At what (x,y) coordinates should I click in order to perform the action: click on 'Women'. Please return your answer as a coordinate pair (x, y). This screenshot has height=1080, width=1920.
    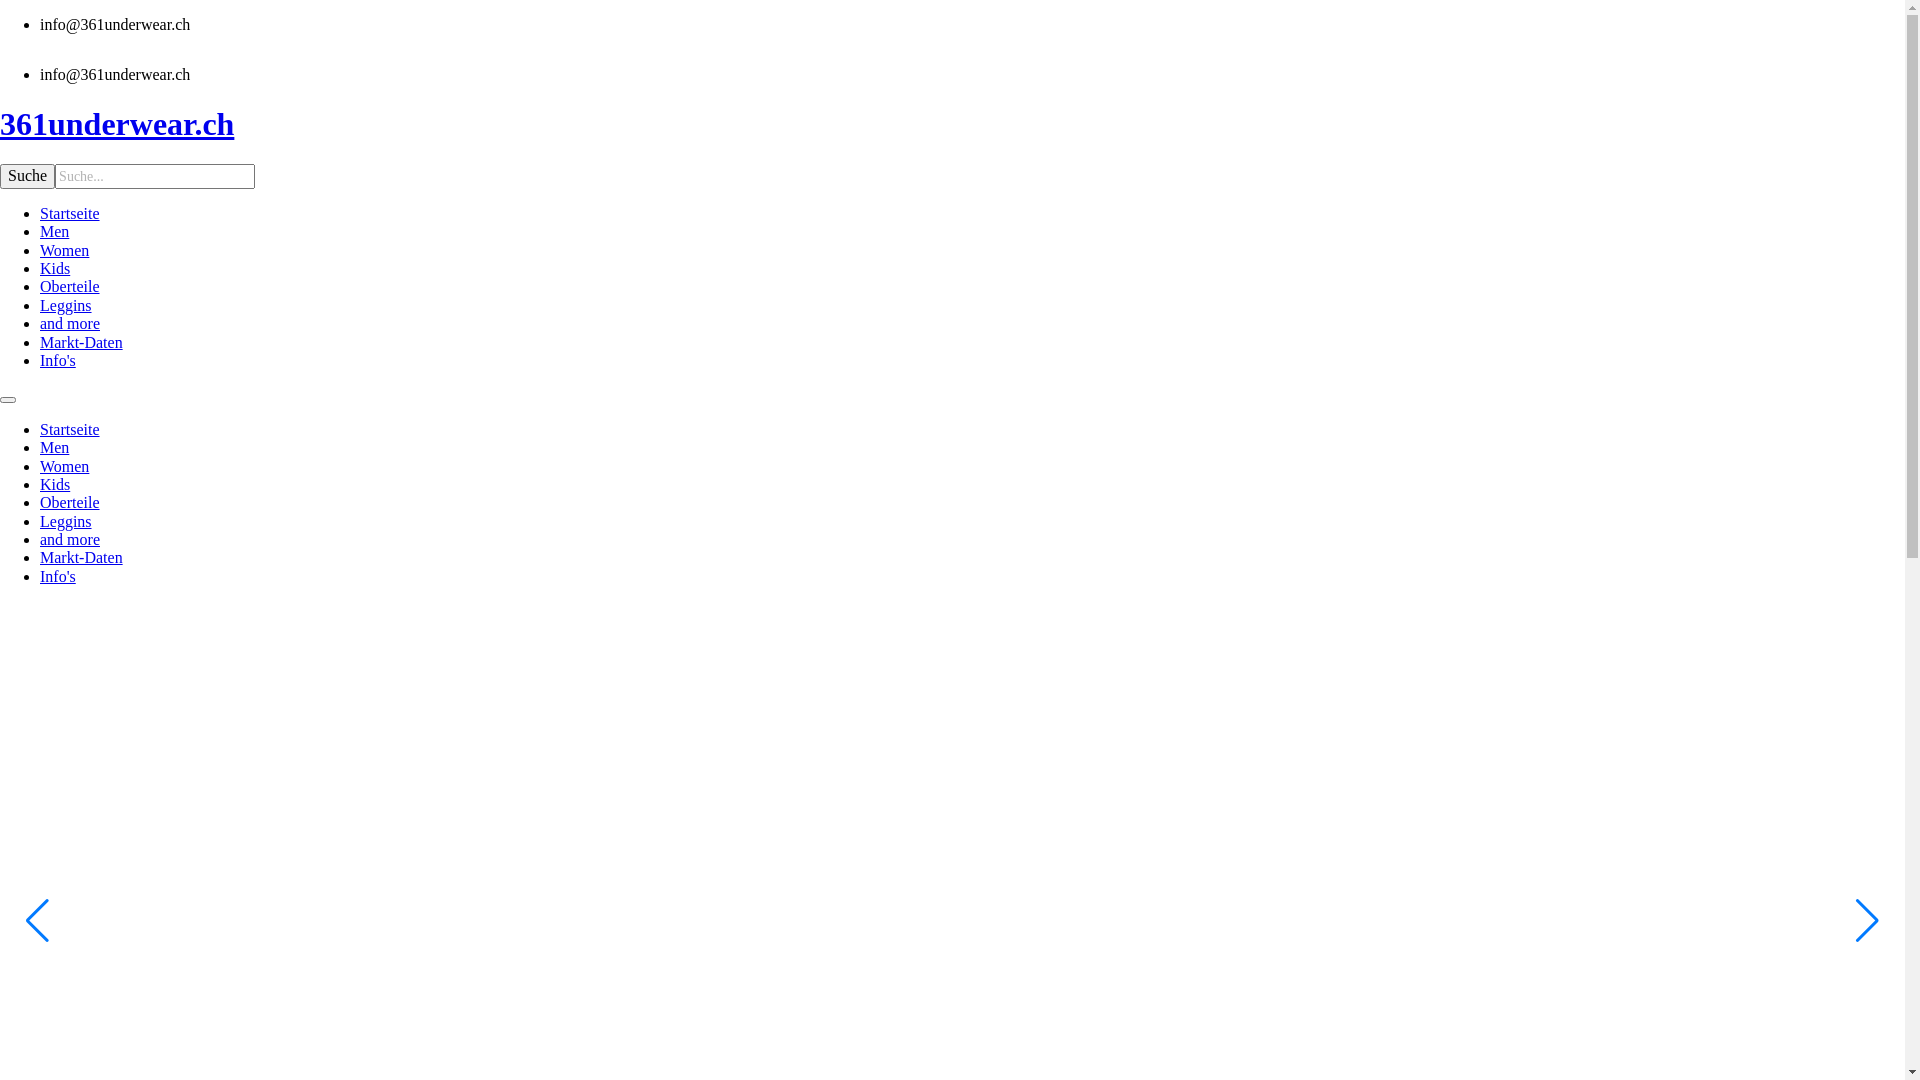
    Looking at the image, I should click on (64, 249).